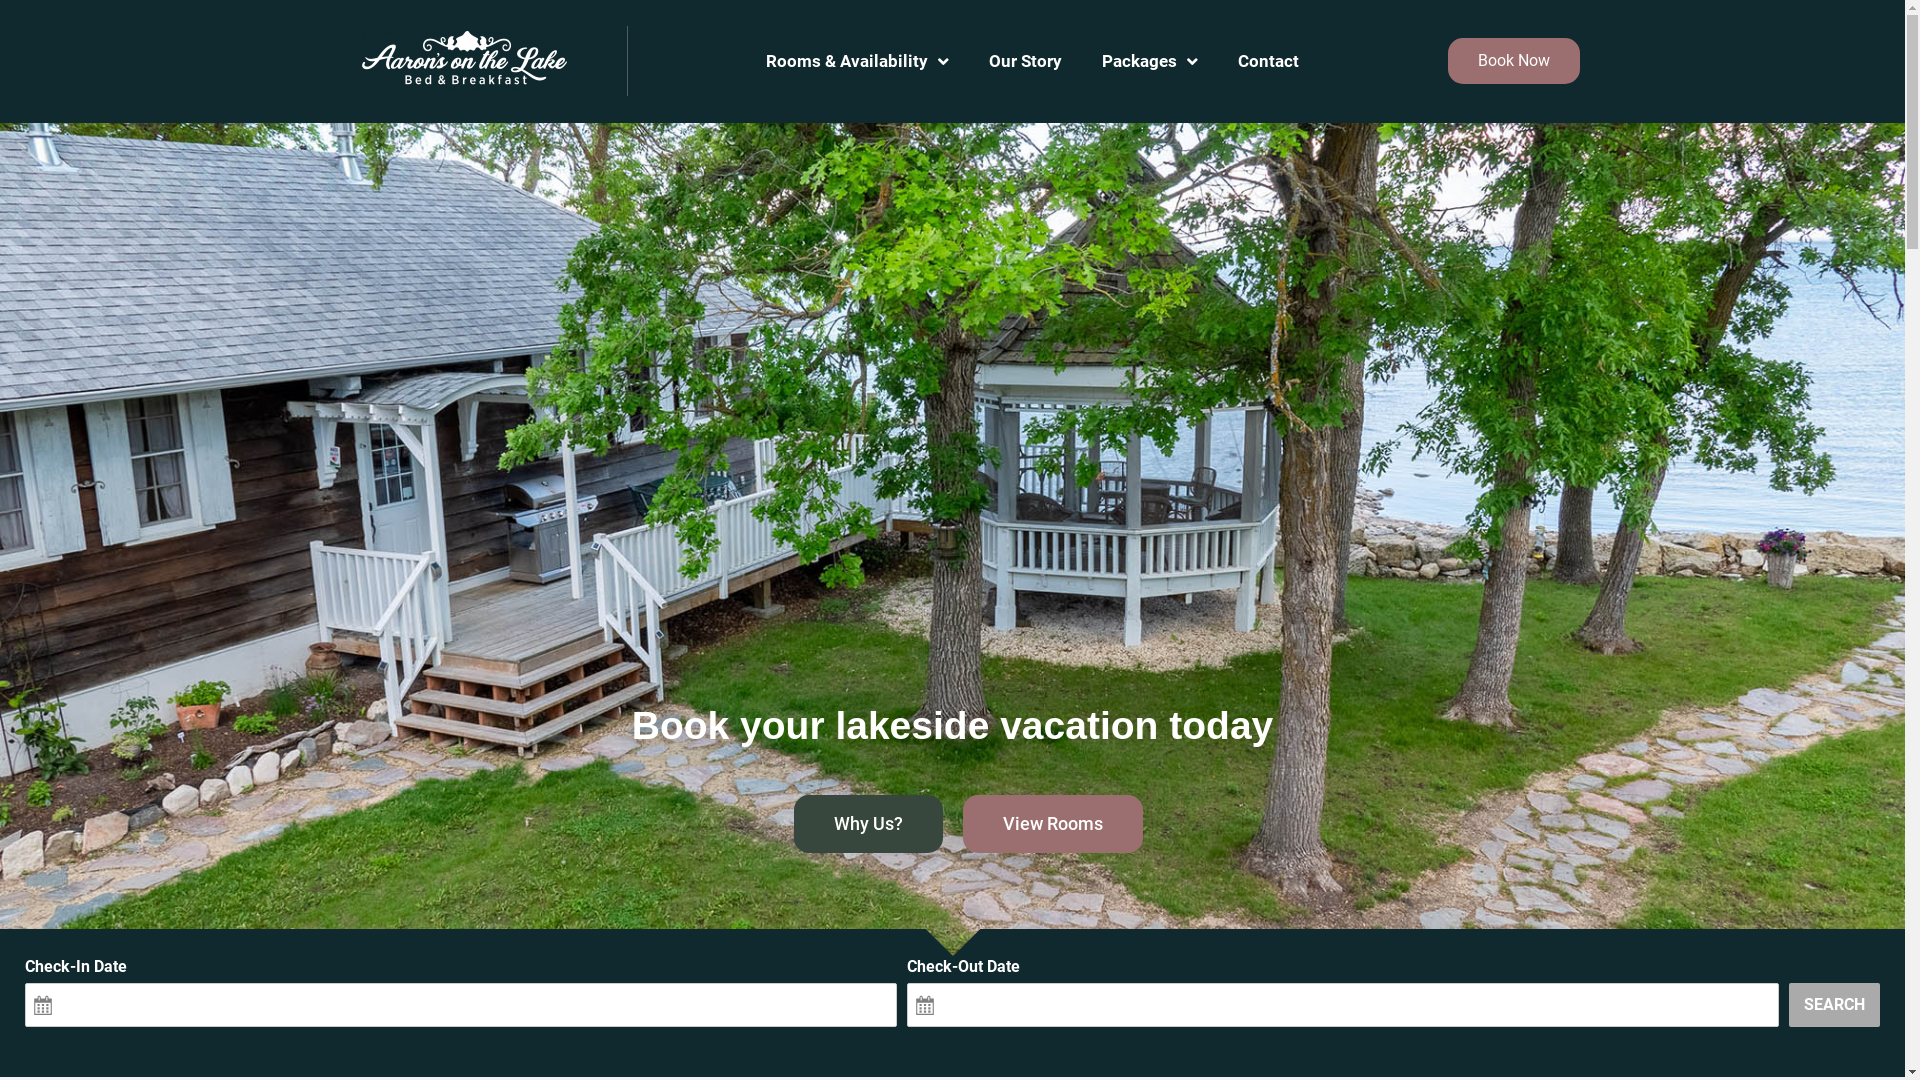 The height and width of the screenshot is (1080, 1920). I want to click on 'Aarons-on-the-Lake-white', so click(463, 60).